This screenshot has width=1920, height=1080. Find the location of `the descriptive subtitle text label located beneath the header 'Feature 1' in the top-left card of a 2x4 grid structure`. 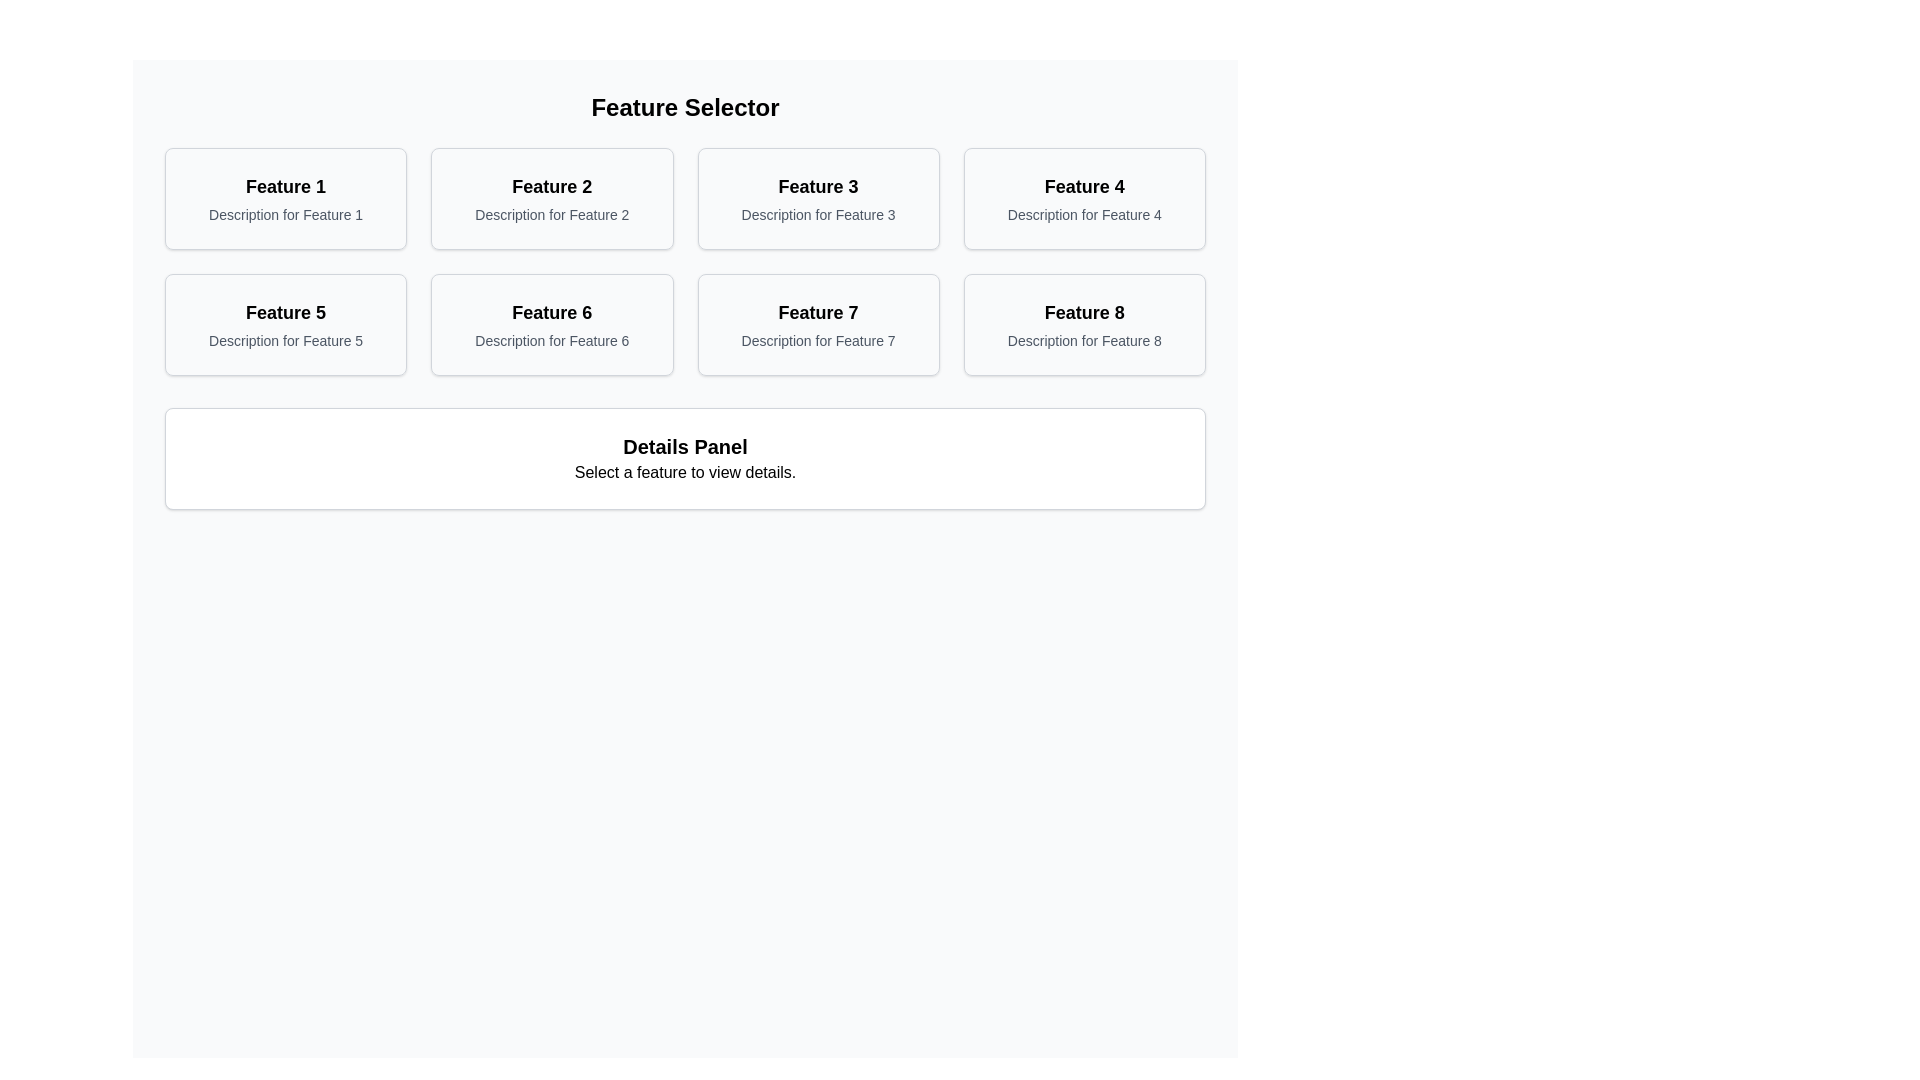

the descriptive subtitle text label located beneath the header 'Feature 1' in the top-left card of a 2x4 grid structure is located at coordinates (285, 215).